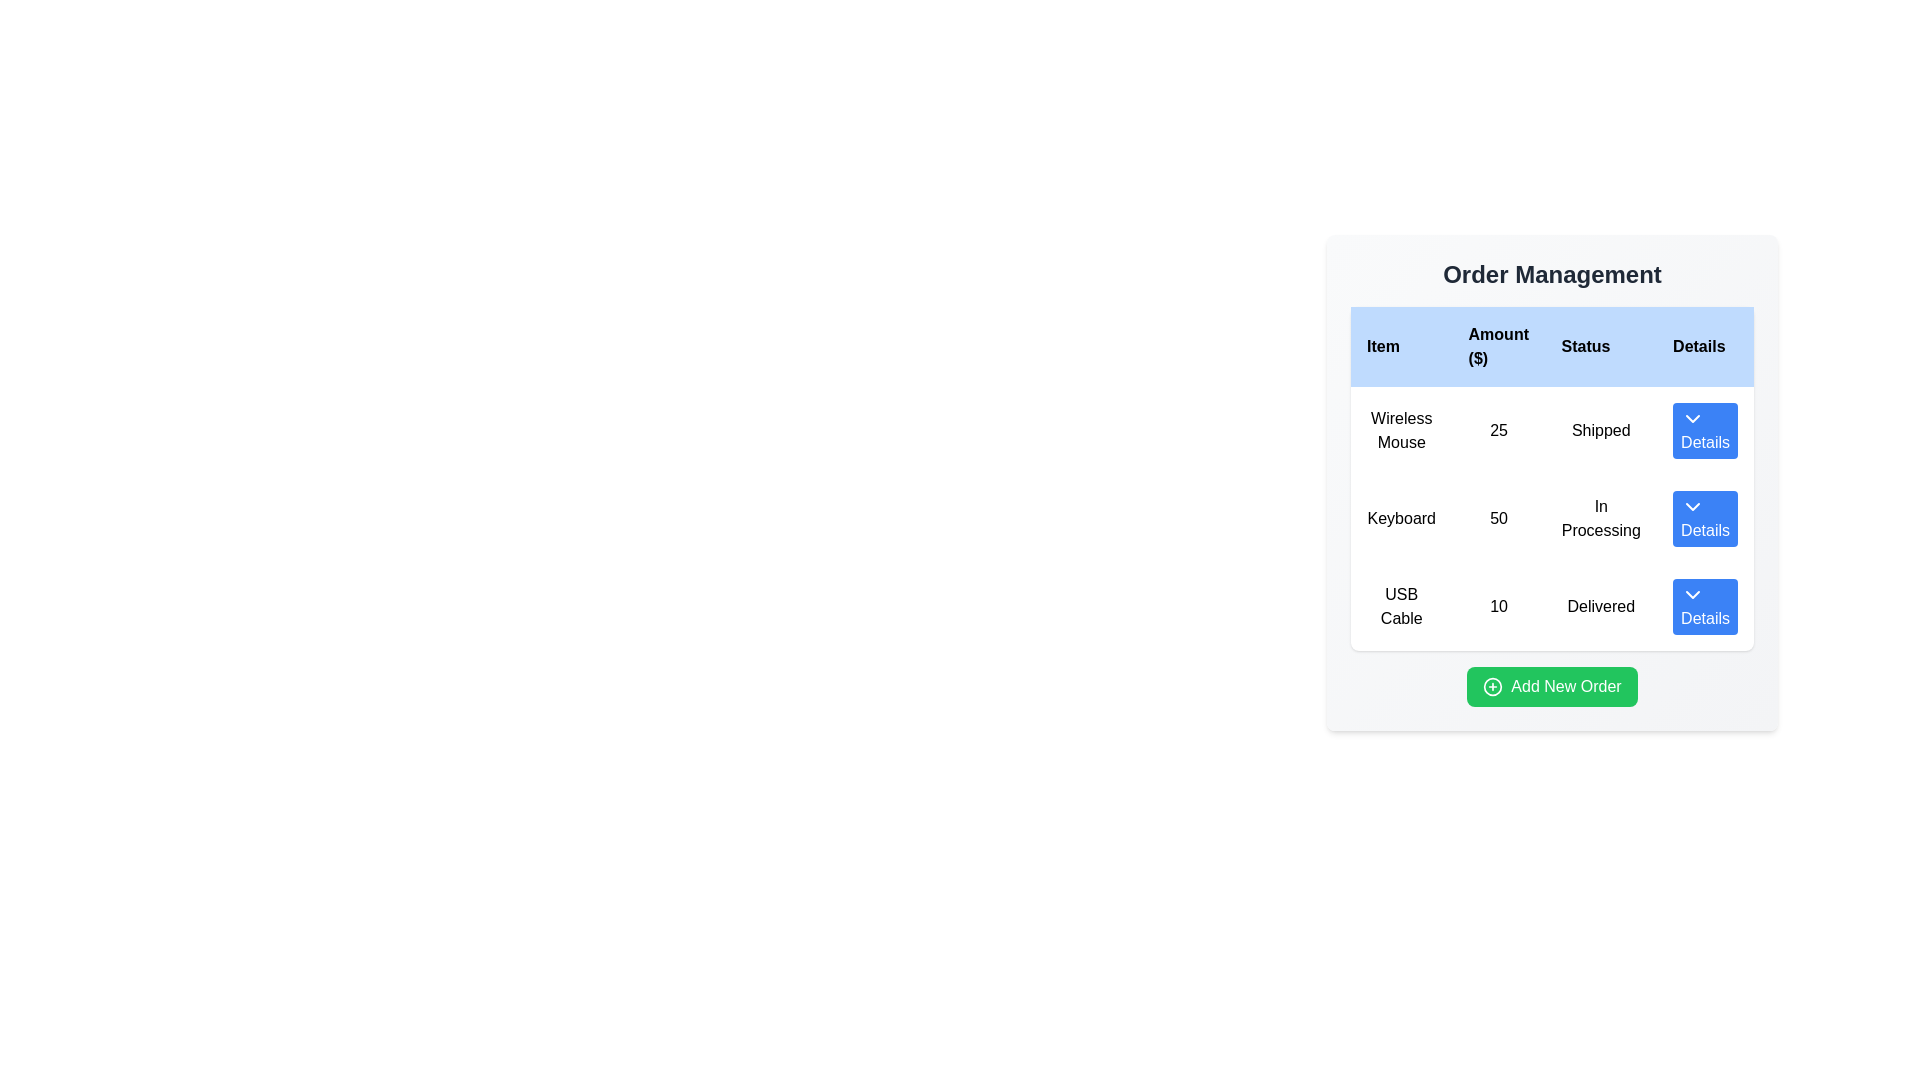 The width and height of the screenshot is (1920, 1080). Describe the element at coordinates (1551, 346) in the screenshot. I see `the Table Header element at the top of the data table in the 'Order Management' component, which spans the full width of the table` at that location.